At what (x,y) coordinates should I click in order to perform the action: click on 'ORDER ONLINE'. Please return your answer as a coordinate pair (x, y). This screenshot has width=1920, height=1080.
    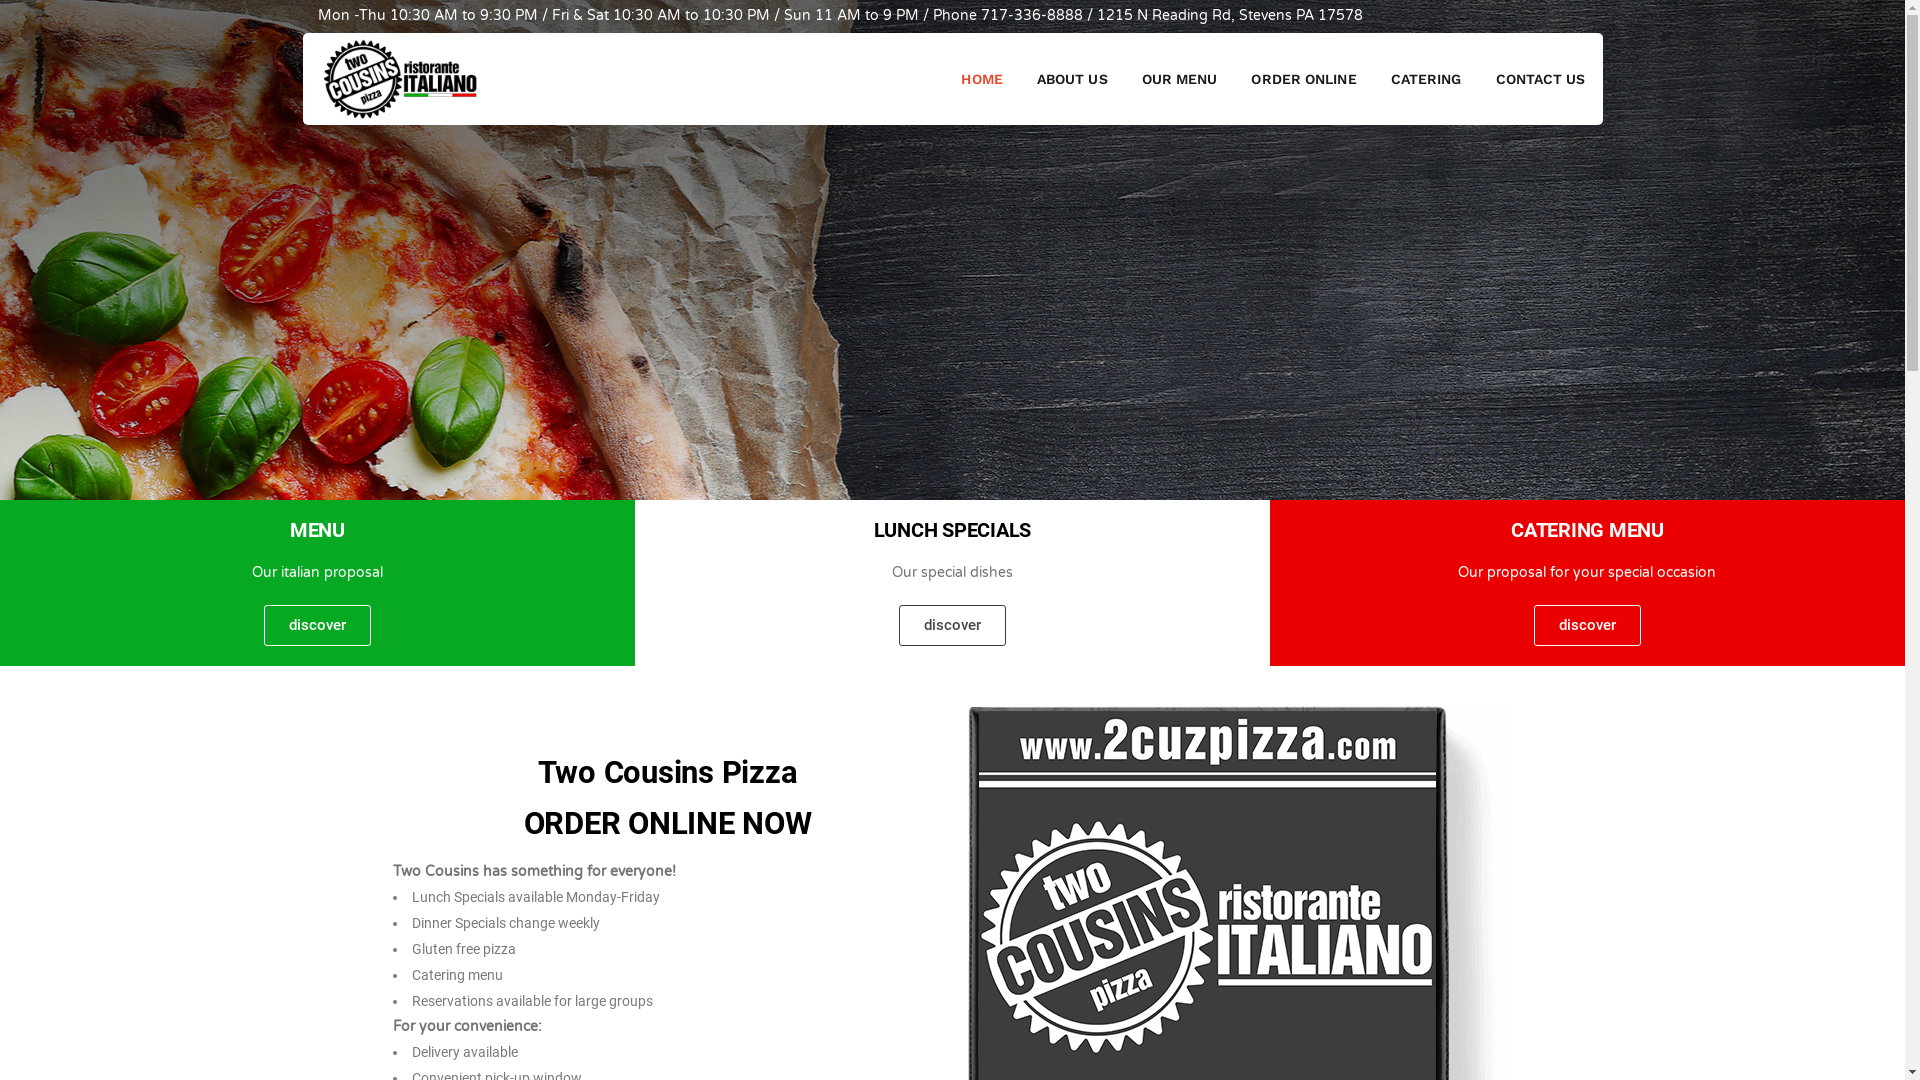
    Looking at the image, I should click on (1303, 77).